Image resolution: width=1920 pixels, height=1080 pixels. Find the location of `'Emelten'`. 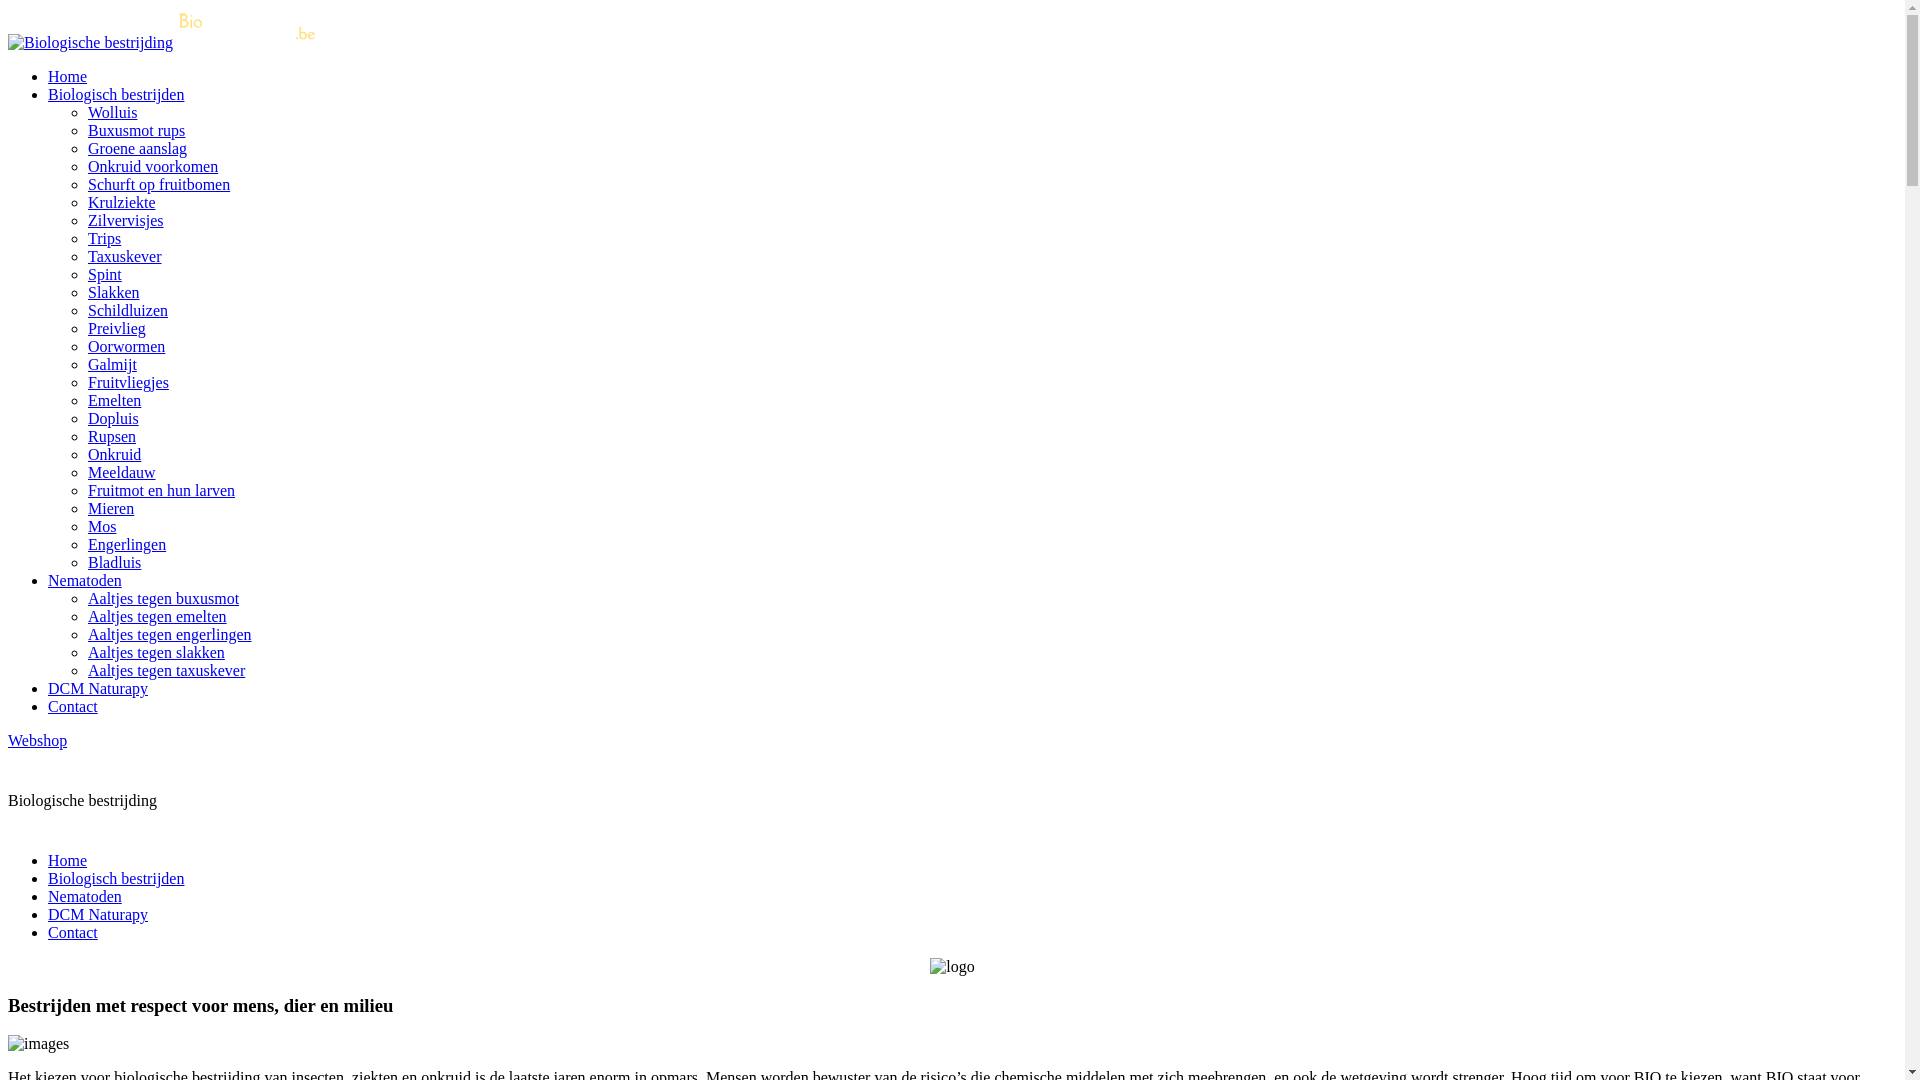

'Emelten' is located at coordinates (113, 400).